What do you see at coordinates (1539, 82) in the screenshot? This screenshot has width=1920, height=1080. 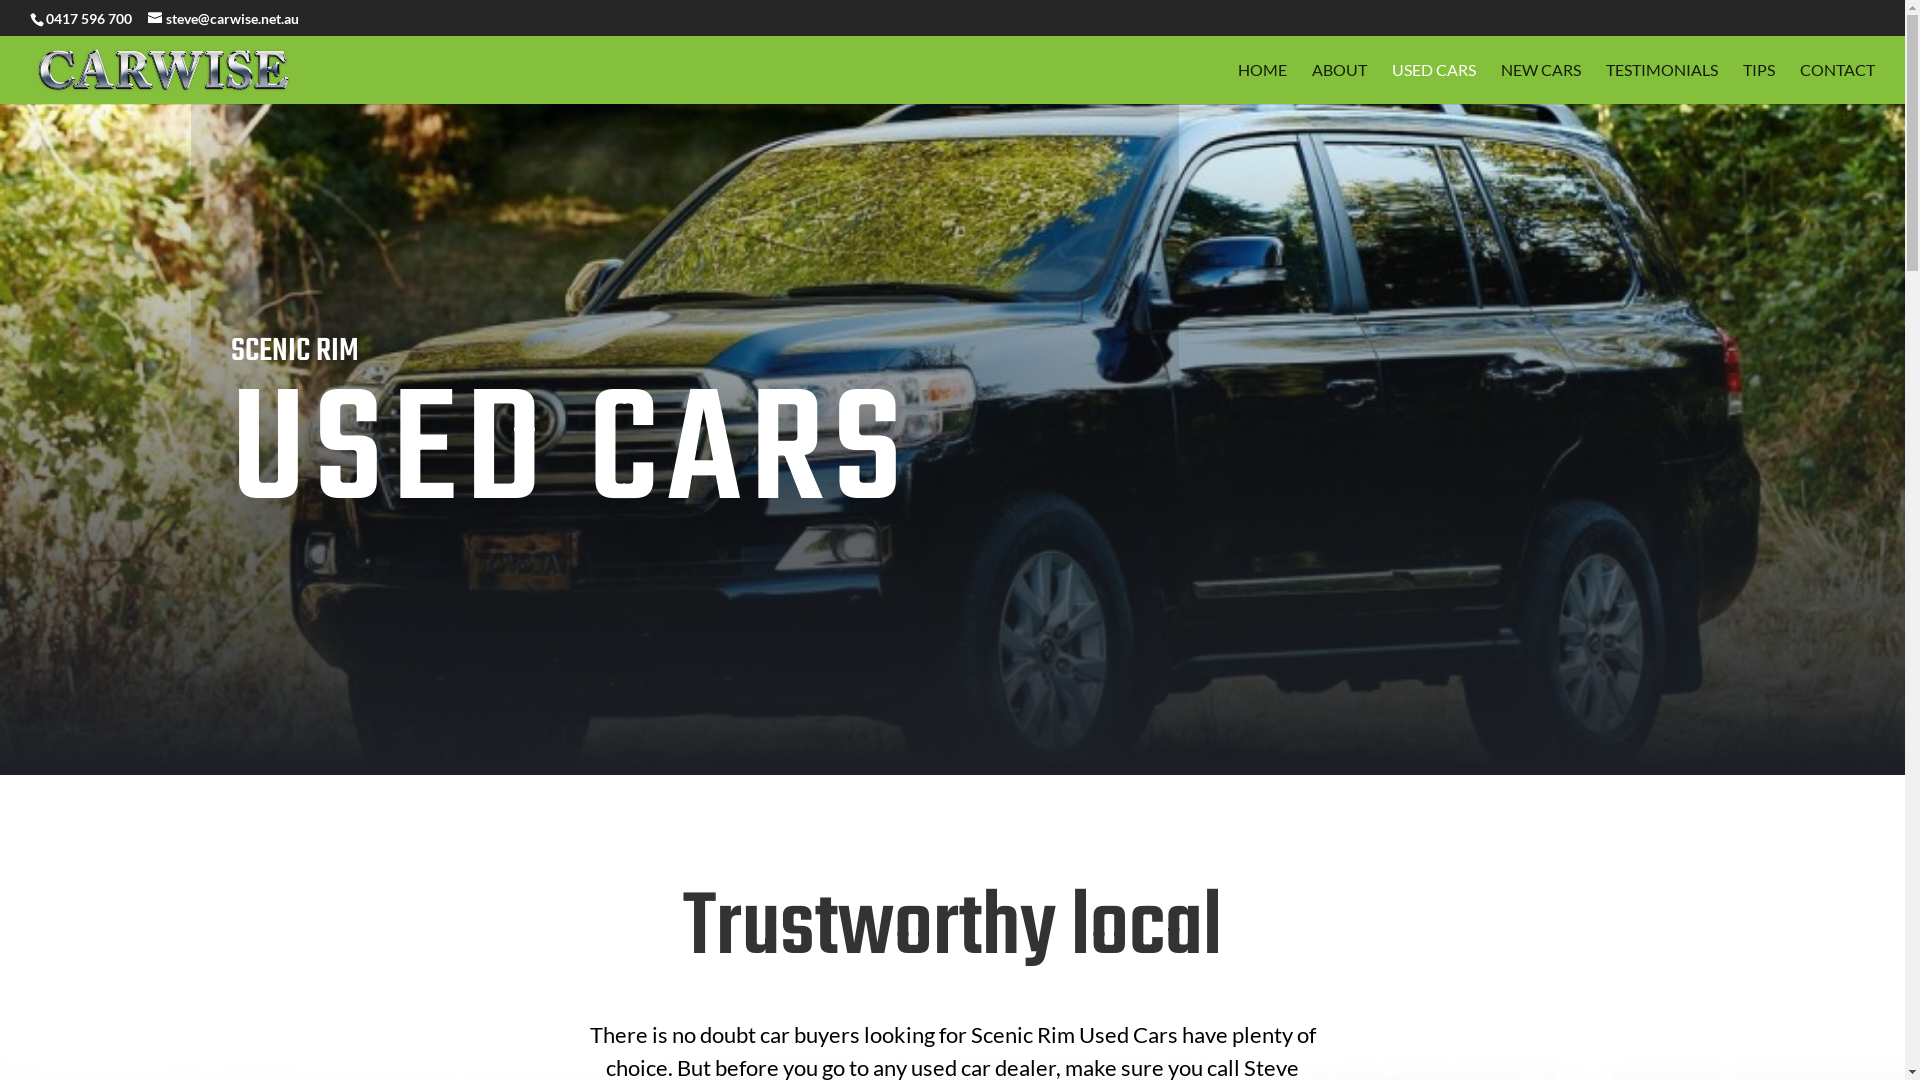 I see `'NEW CARS'` at bounding box center [1539, 82].